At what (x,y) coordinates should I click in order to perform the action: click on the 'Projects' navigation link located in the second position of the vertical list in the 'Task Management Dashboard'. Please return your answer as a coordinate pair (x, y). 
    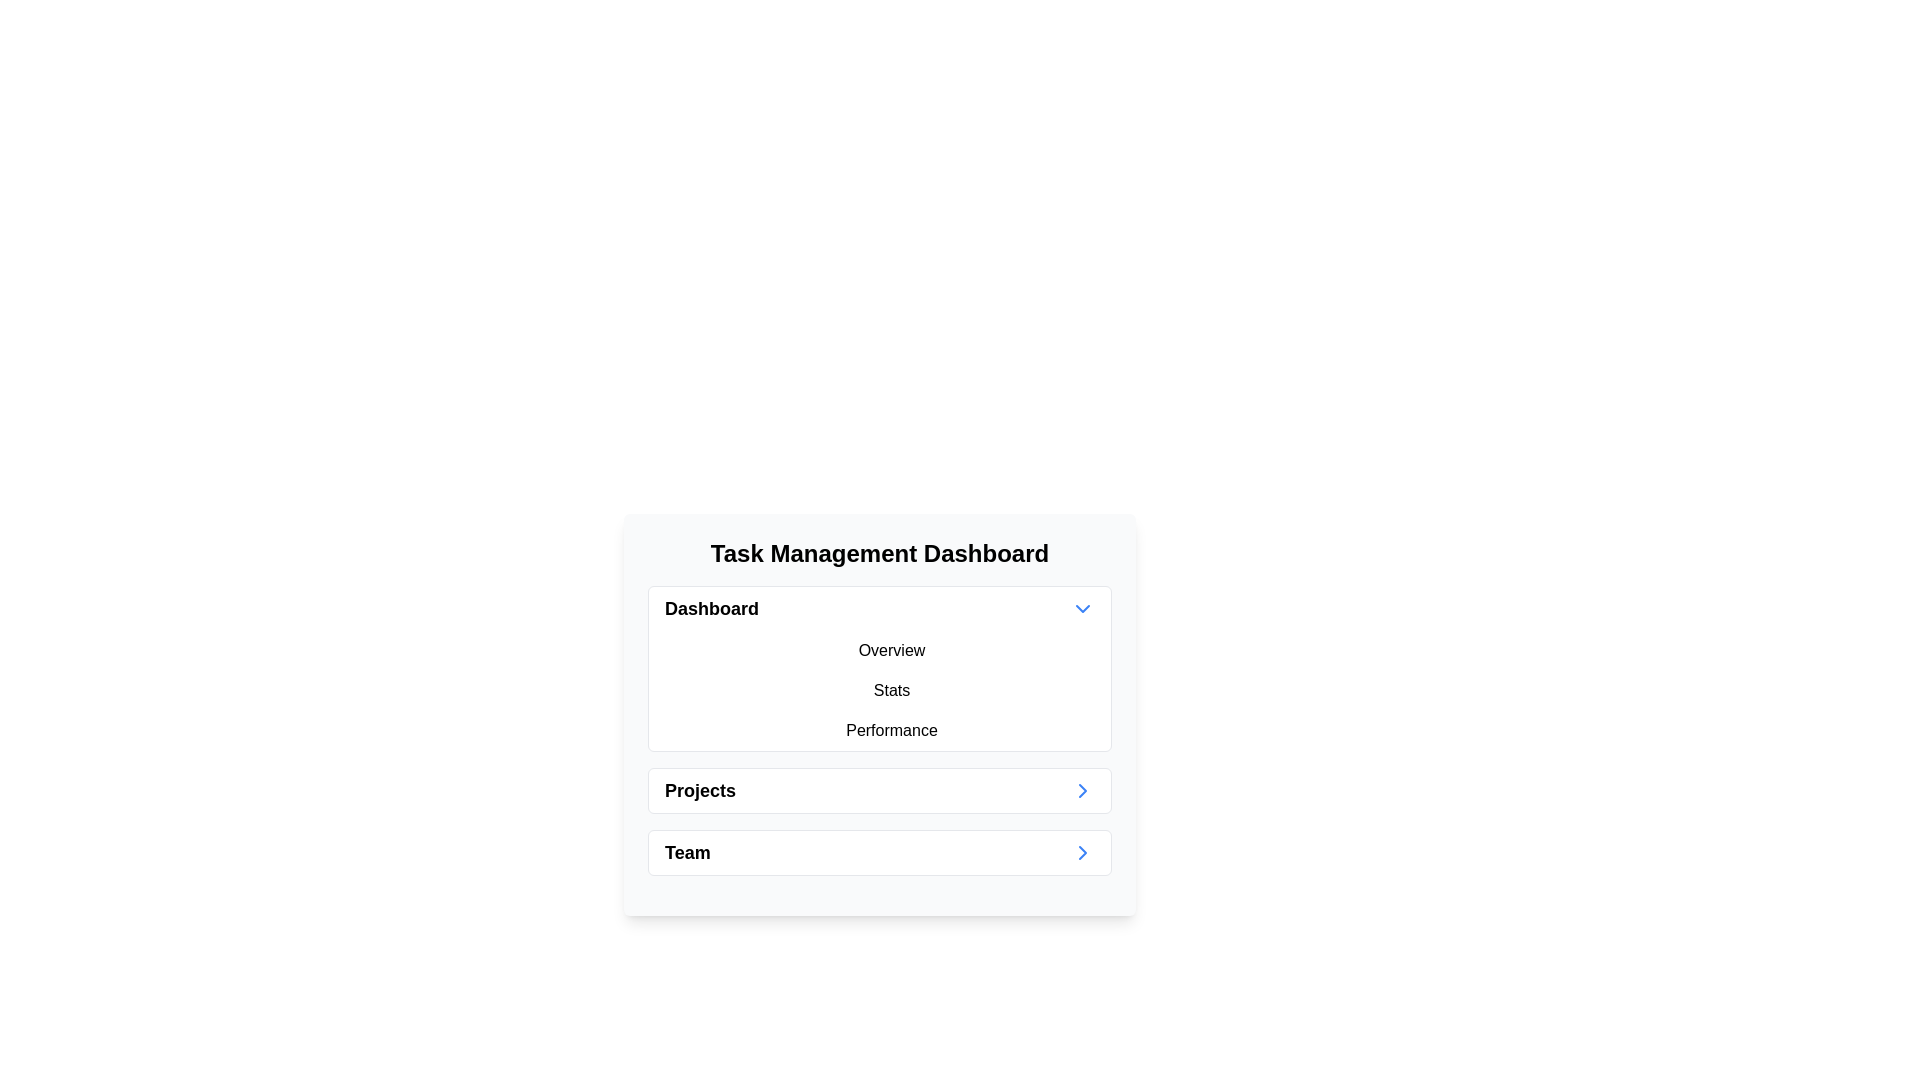
    Looking at the image, I should click on (879, 789).